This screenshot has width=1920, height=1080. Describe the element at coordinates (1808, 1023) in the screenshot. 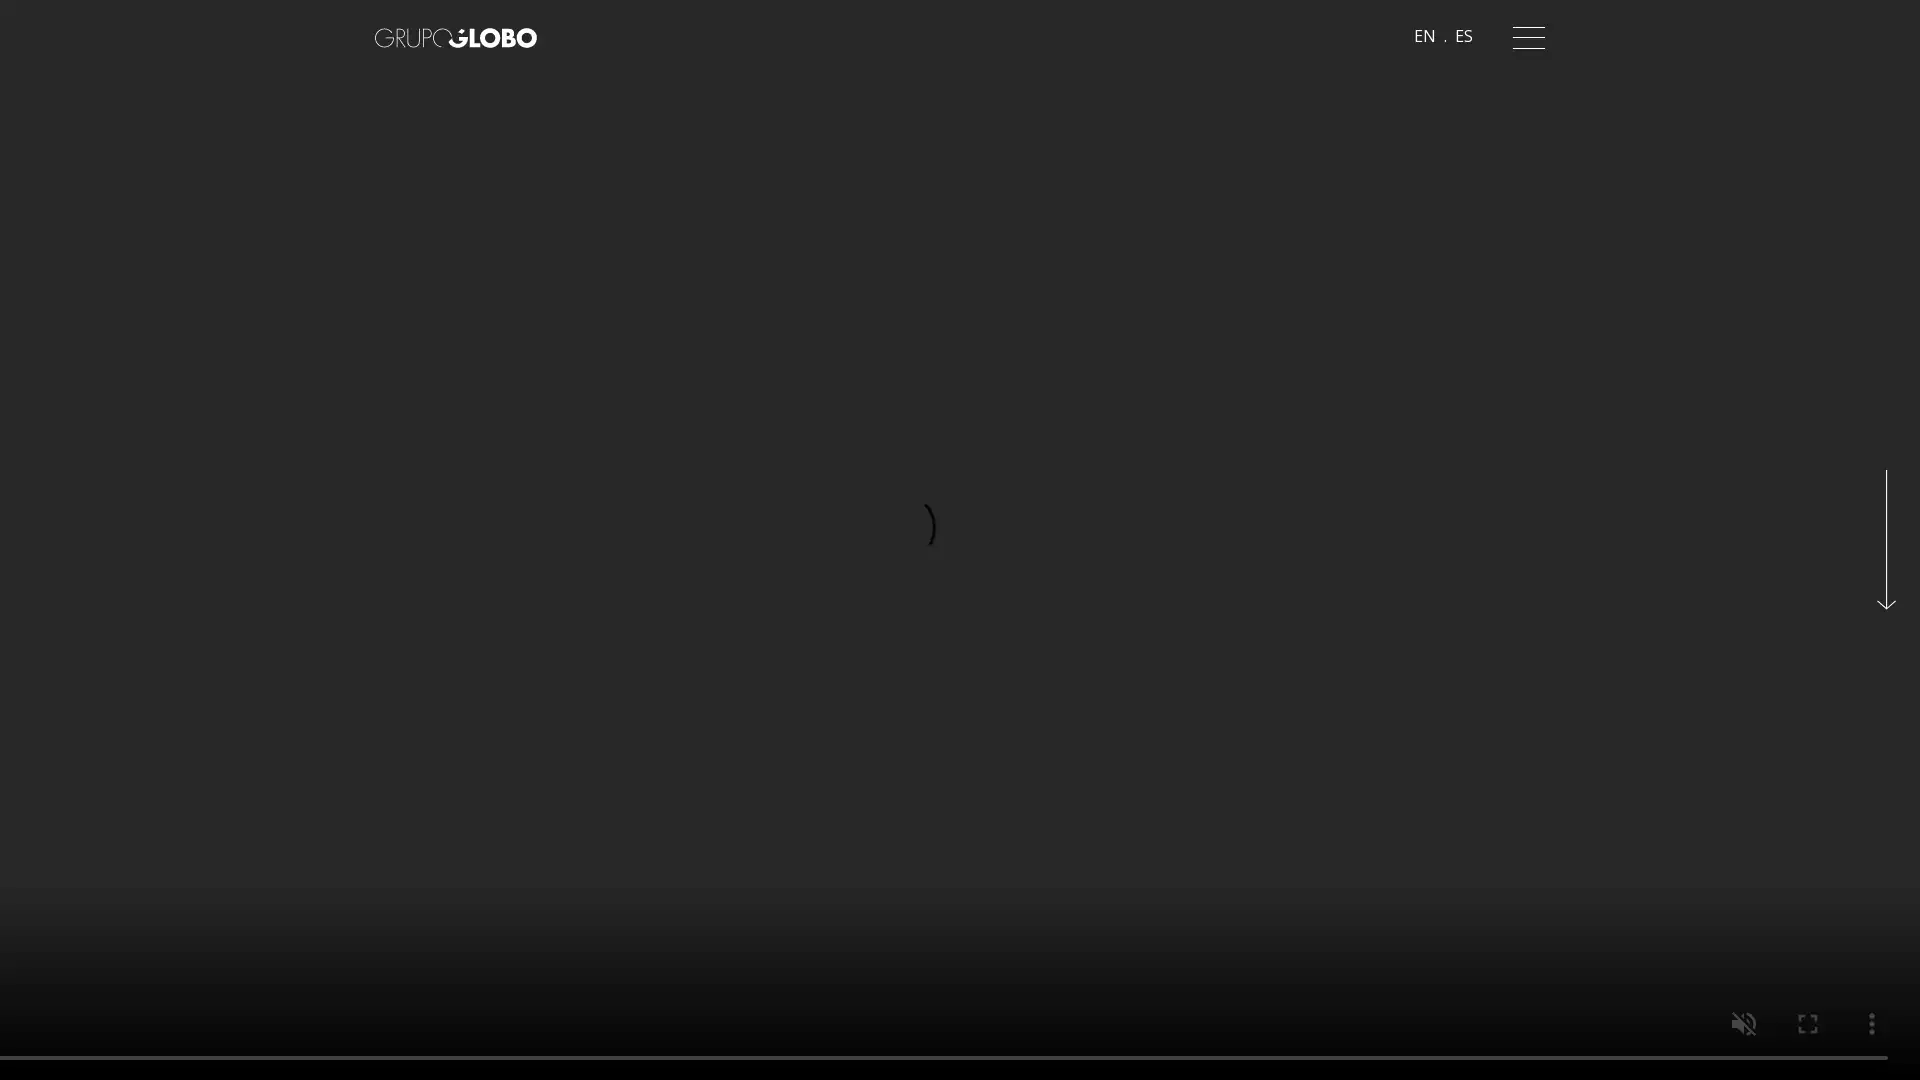

I see `enter full screen` at that location.